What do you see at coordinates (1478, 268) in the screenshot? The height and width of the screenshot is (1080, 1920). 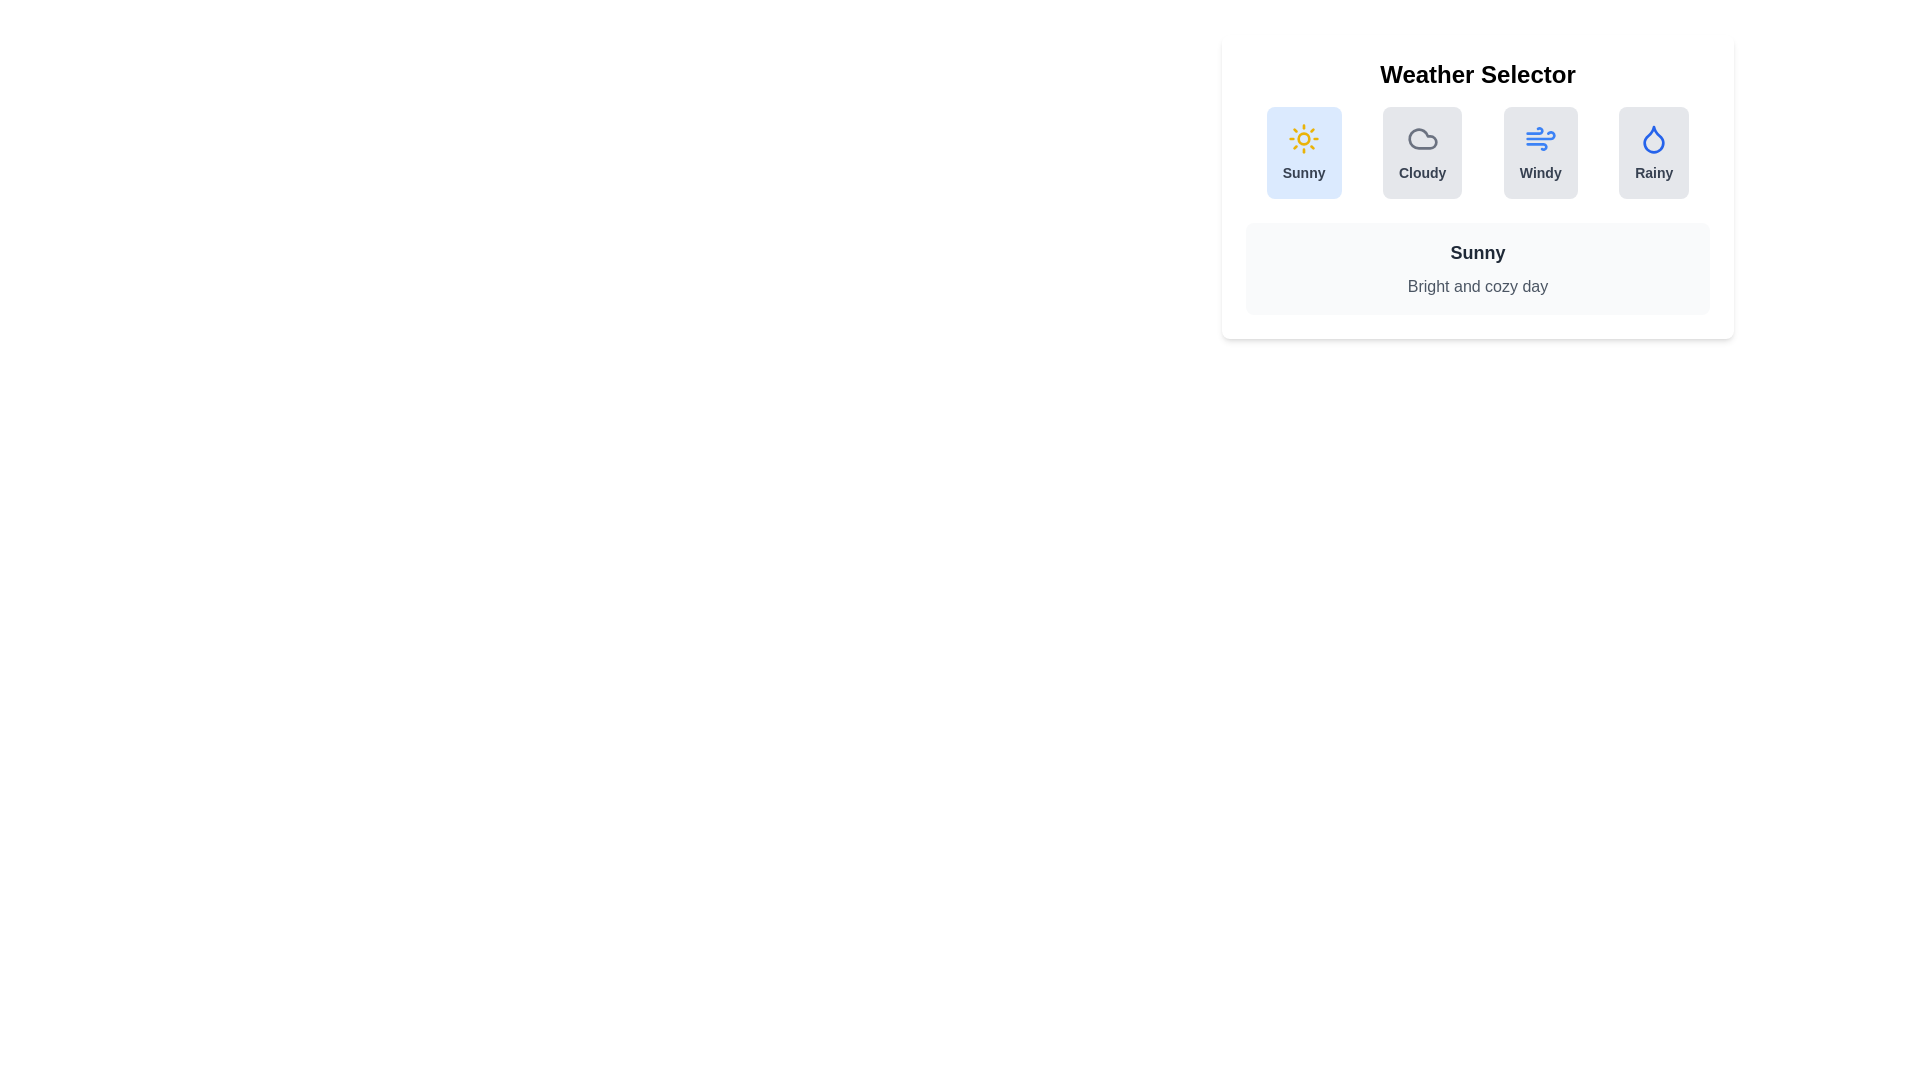 I see `the Information card located at the bottom of the 'Weather Selector' card to read its description about the 'Sunny' weather condition` at bounding box center [1478, 268].